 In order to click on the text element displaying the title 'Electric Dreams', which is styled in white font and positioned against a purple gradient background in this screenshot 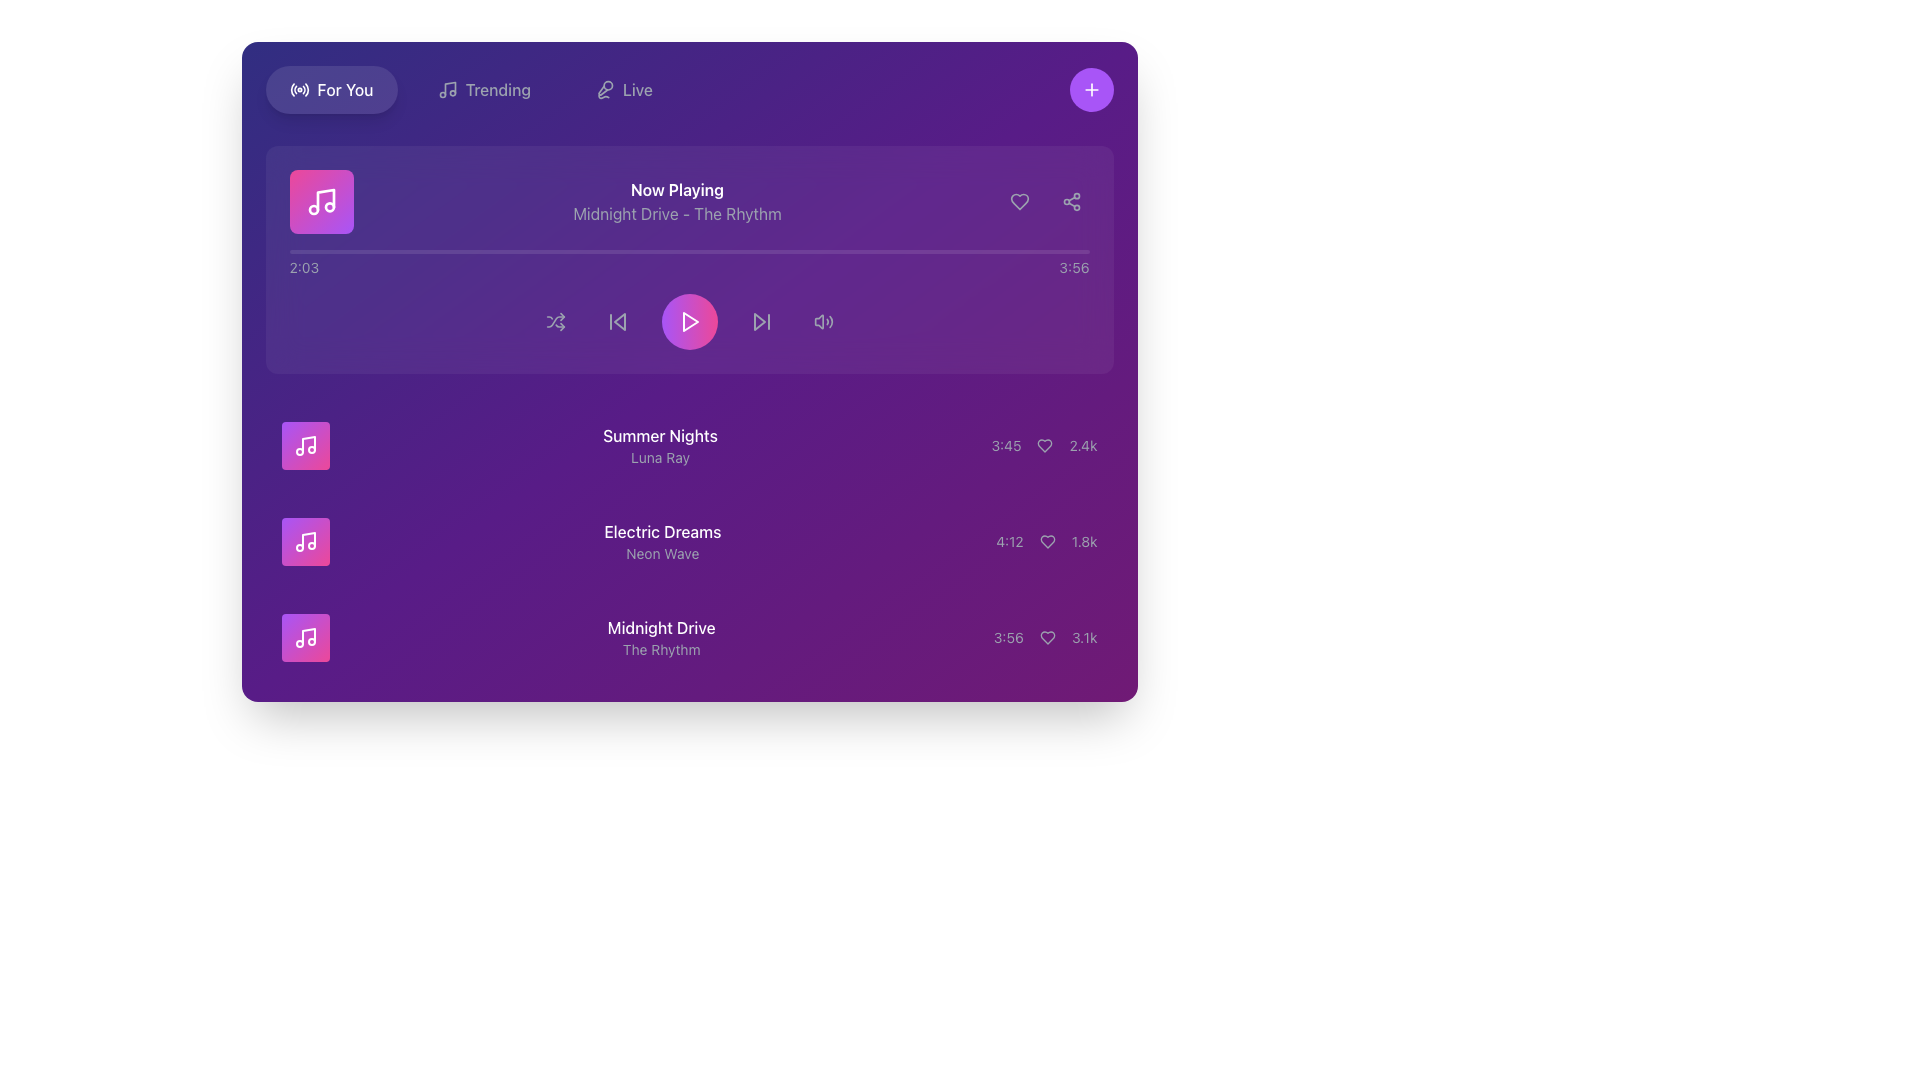, I will do `click(662, 531)`.